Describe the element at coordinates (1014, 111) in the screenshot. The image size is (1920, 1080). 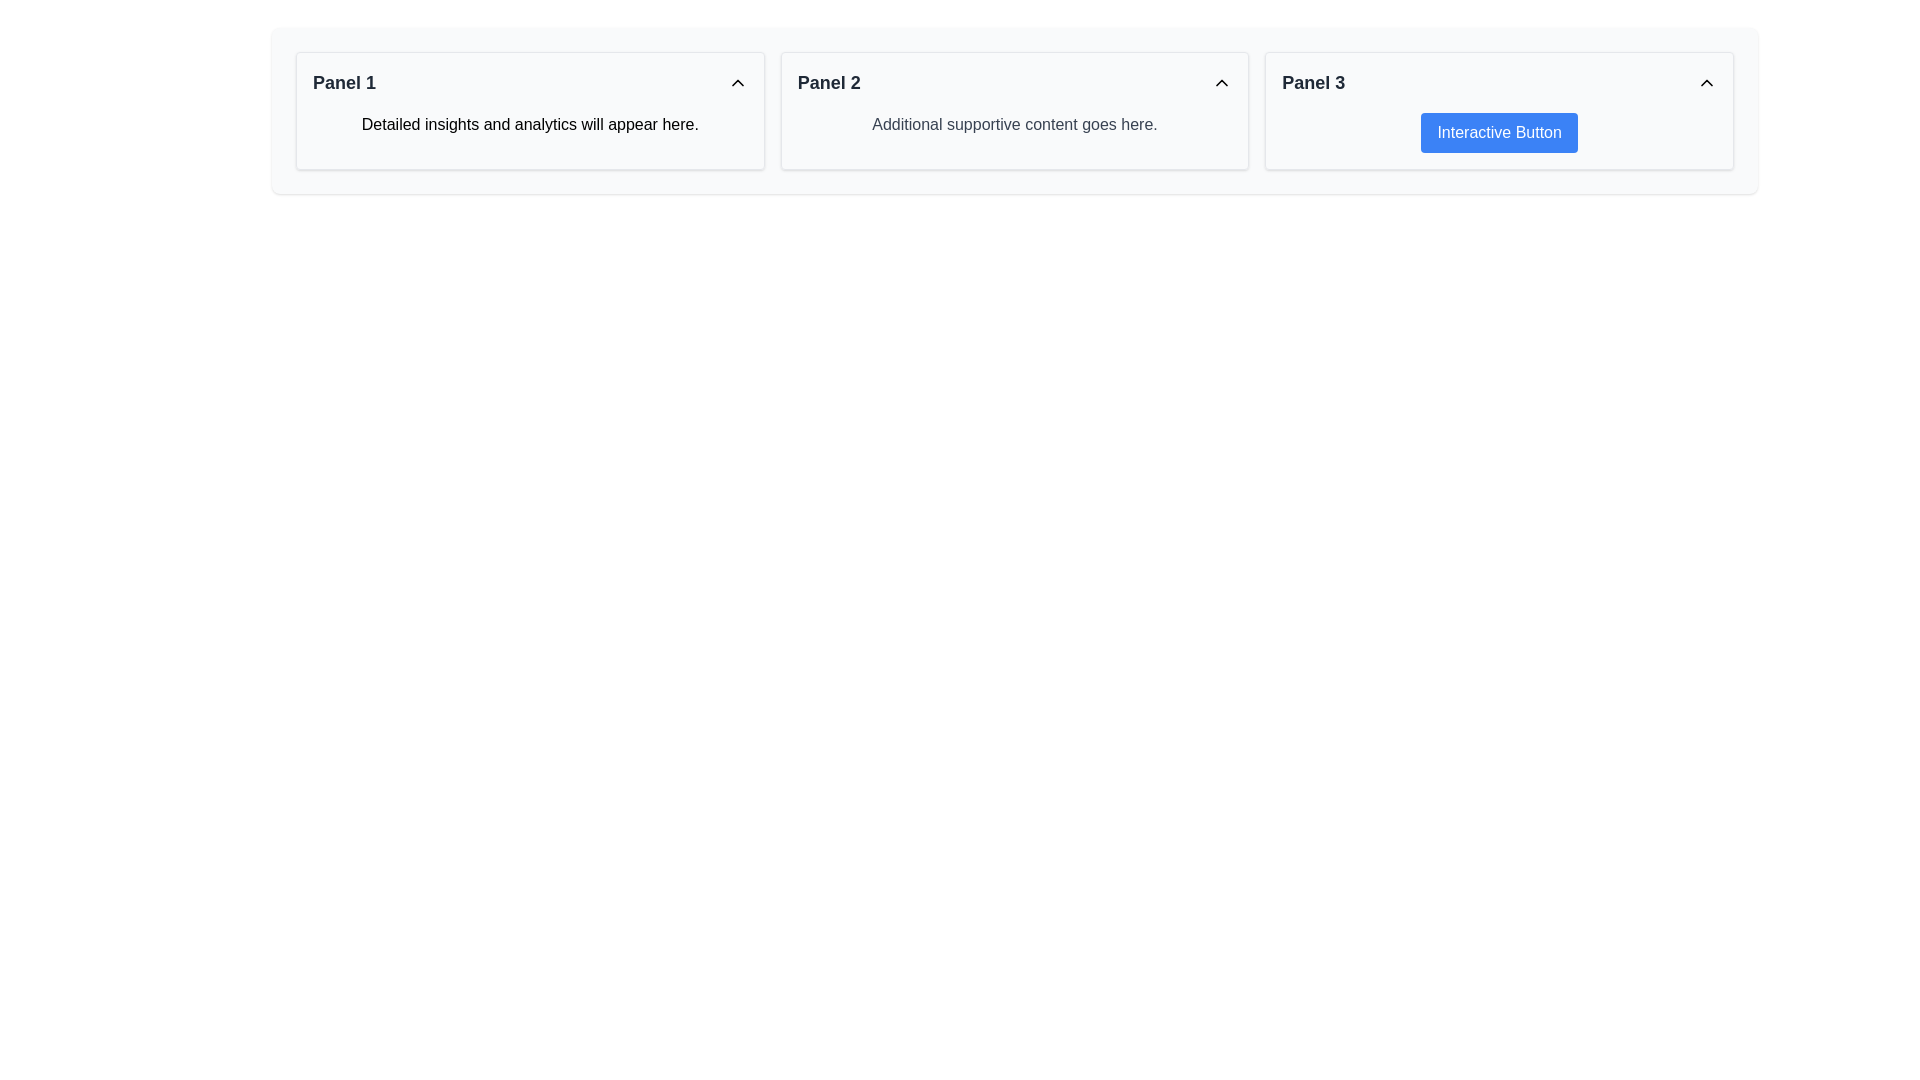
I see `the second panel in a row of three panels, which contains a chevron icon for collapsing or expanding` at that location.